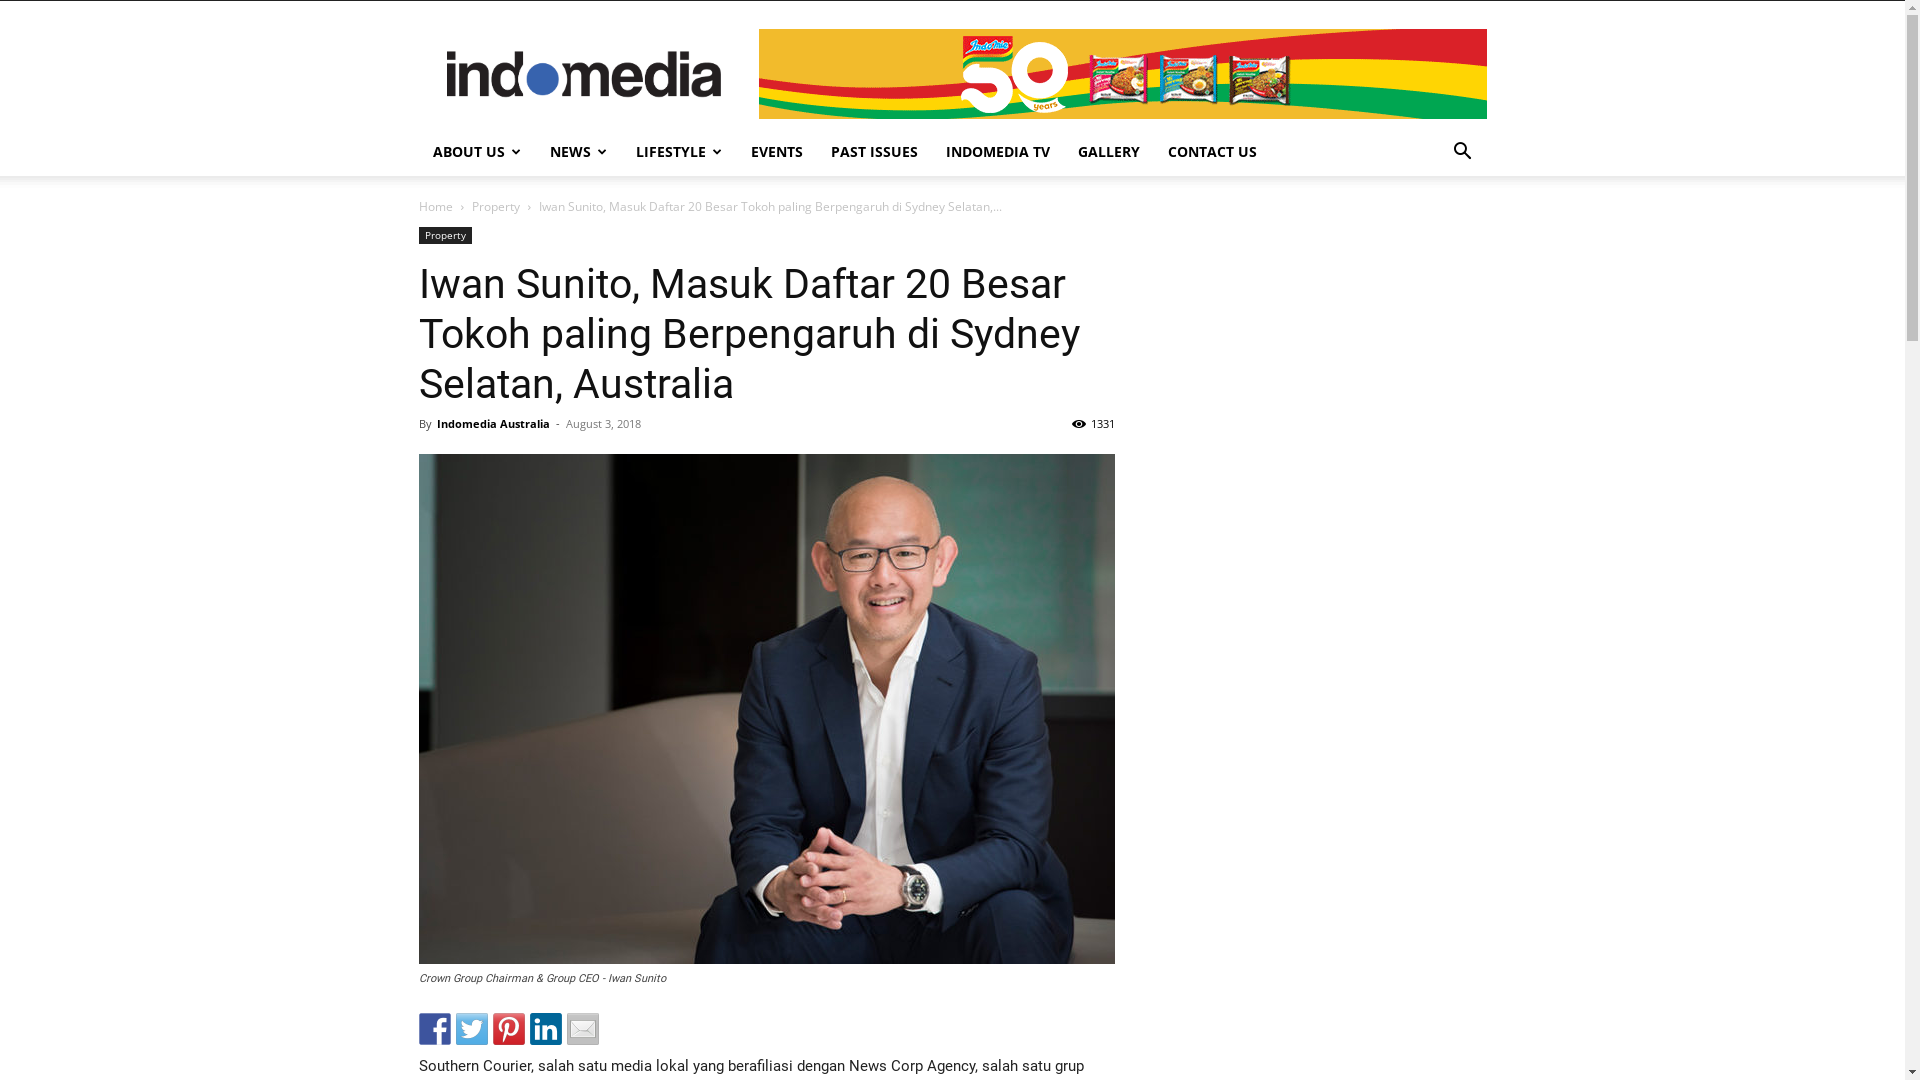 This screenshot has height=1080, width=1920. I want to click on 'LIFESTYLE', so click(621, 150).